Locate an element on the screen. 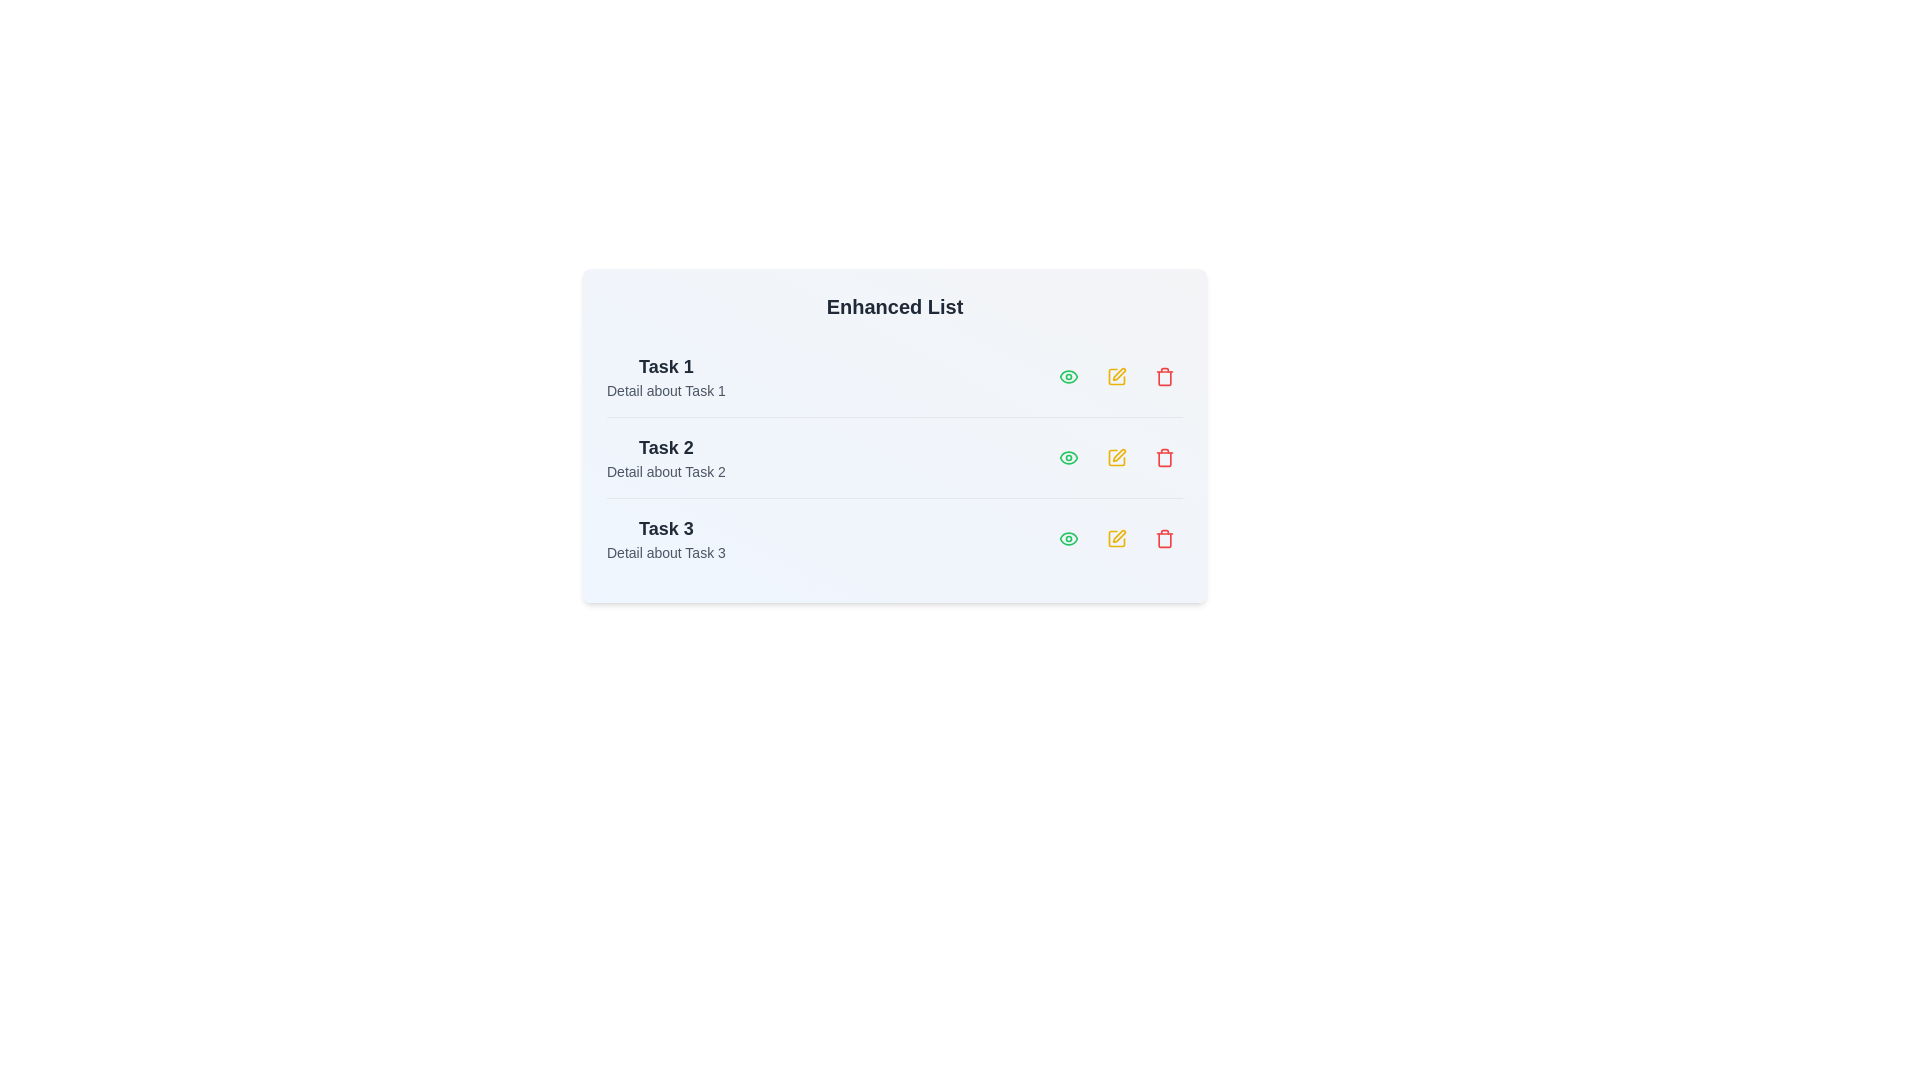 This screenshot has width=1920, height=1080. the 'Eye' icon for task 2 to view its details is located at coordinates (1068, 458).